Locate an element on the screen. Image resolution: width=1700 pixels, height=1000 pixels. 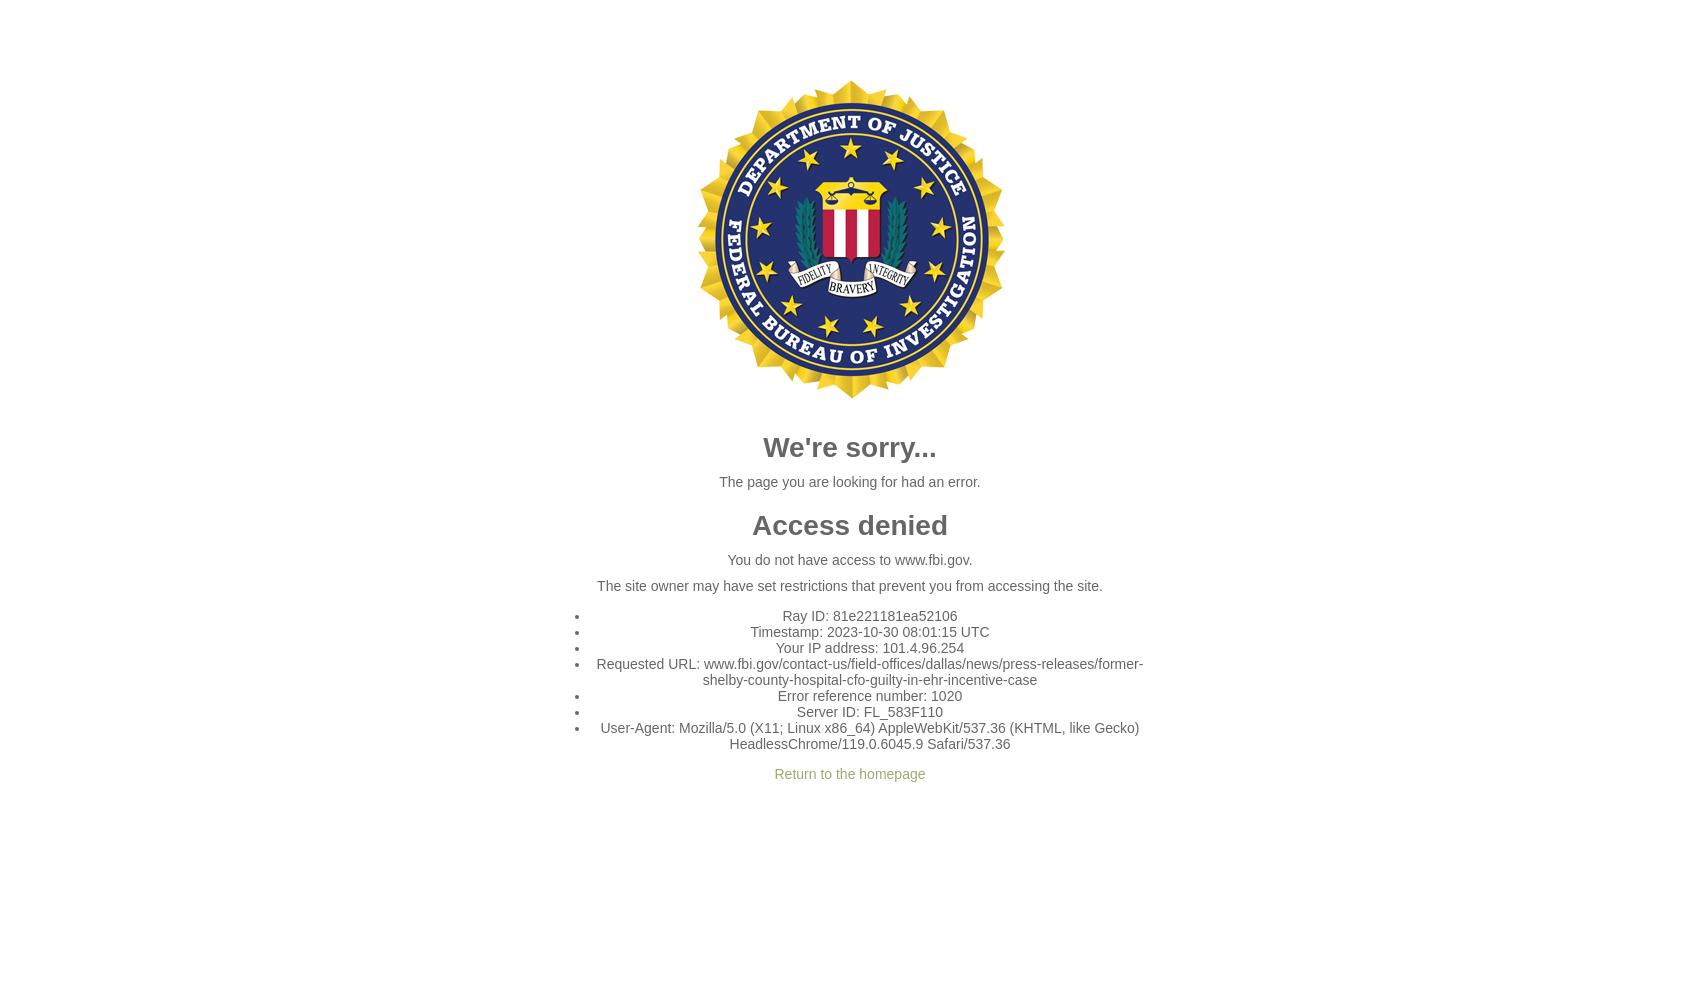
'Timestamp: 2023-10-30 08:01:15 UTC' is located at coordinates (749, 632).